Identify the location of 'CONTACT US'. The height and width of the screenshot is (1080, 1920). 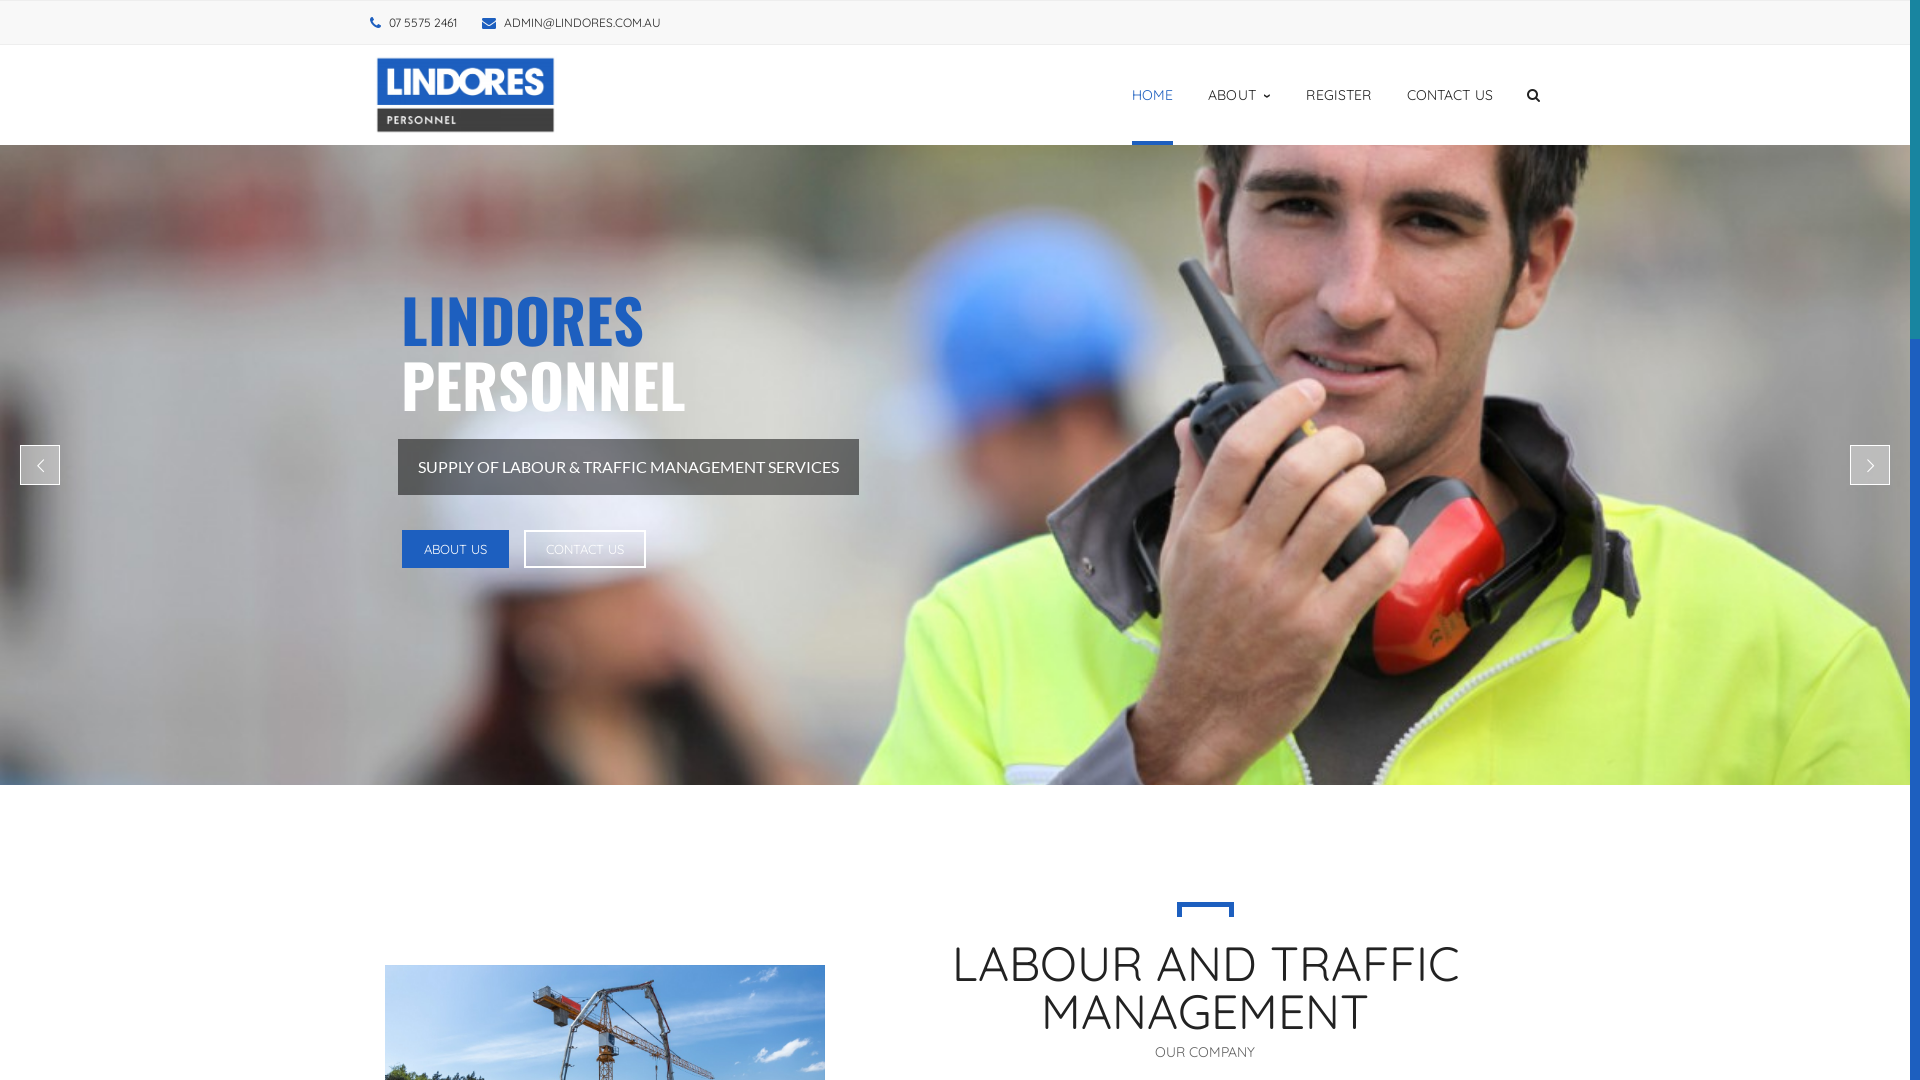
(1449, 95).